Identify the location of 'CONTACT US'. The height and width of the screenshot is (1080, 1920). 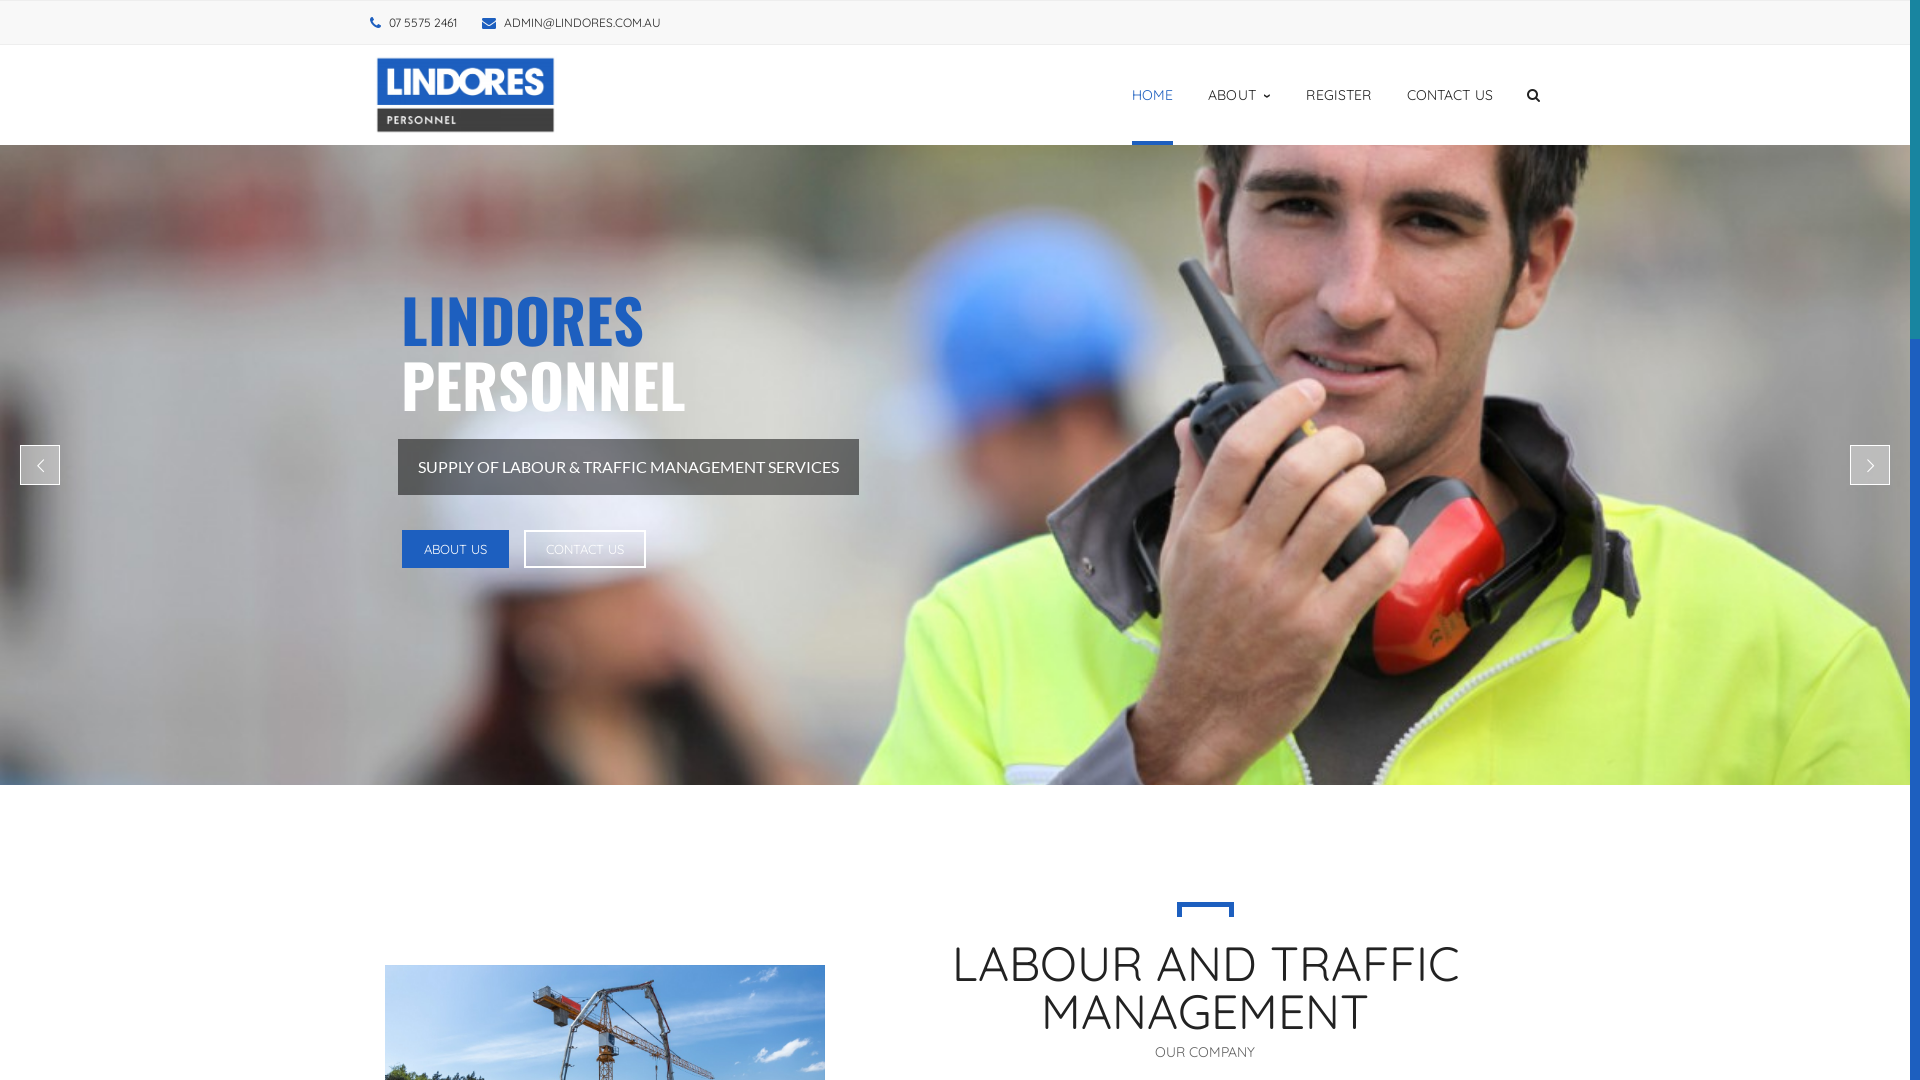
(1449, 95).